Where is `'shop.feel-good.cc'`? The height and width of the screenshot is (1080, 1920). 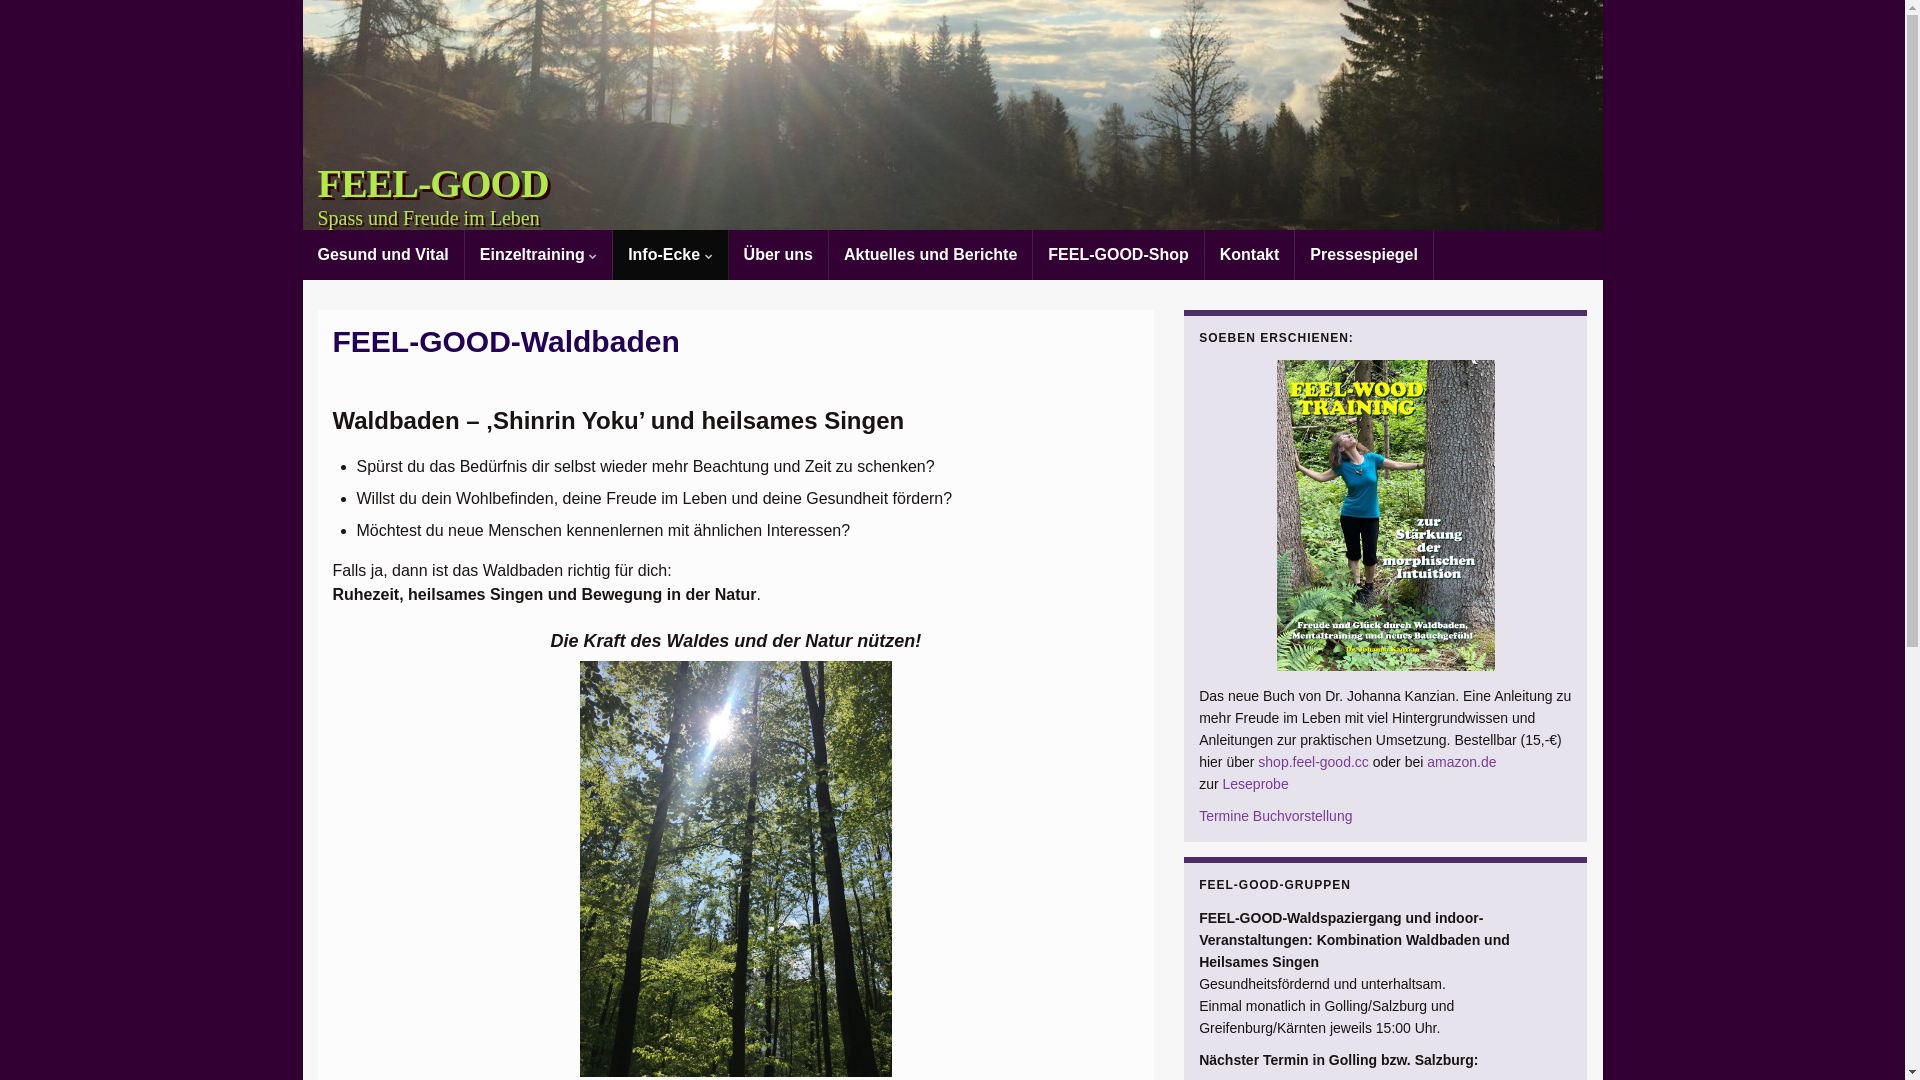
'shop.feel-good.cc' is located at coordinates (1313, 762).